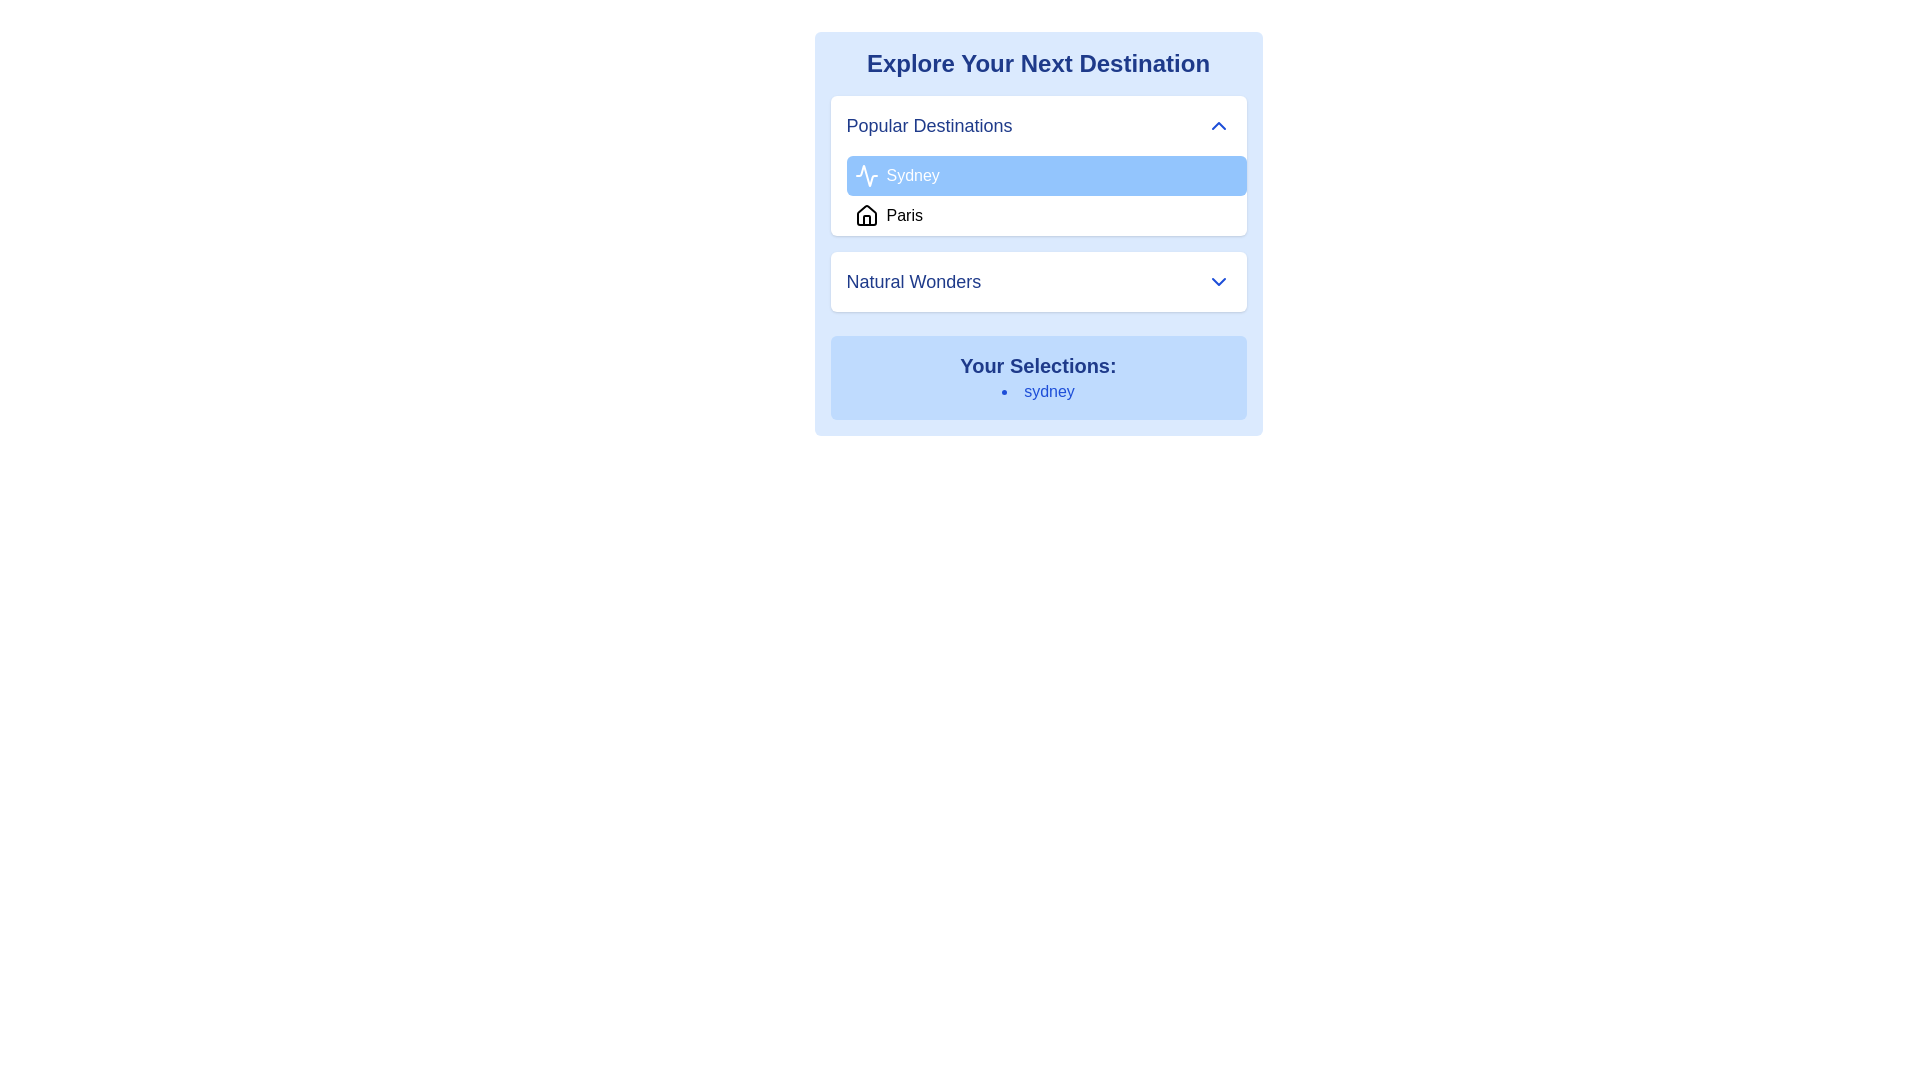 This screenshot has height=1080, width=1920. What do you see at coordinates (903, 216) in the screenshot?
I see `the 'Paris' text label, which serves as a selectable destination option in the 'Popular Destinations' section, located to the right of a house-shaped icon` at bounding box center [903, 216].